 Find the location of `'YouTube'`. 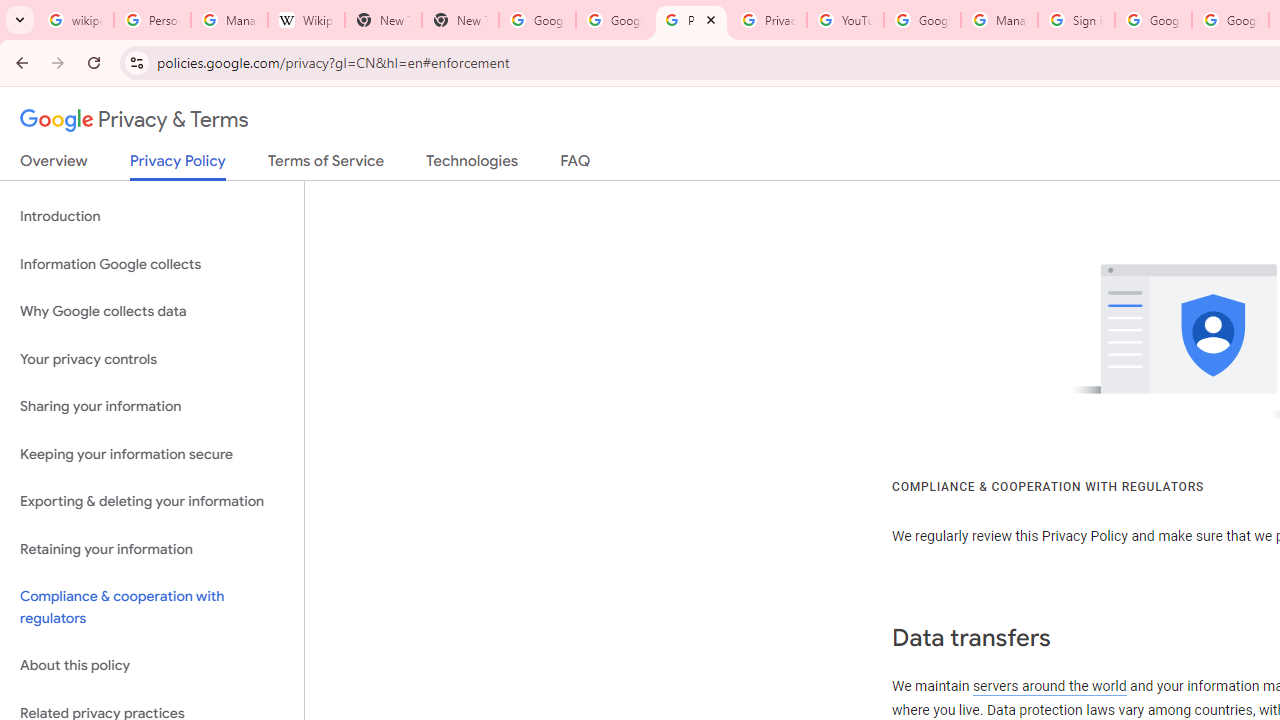

'YouTube' is located at coordinates (845, 20).